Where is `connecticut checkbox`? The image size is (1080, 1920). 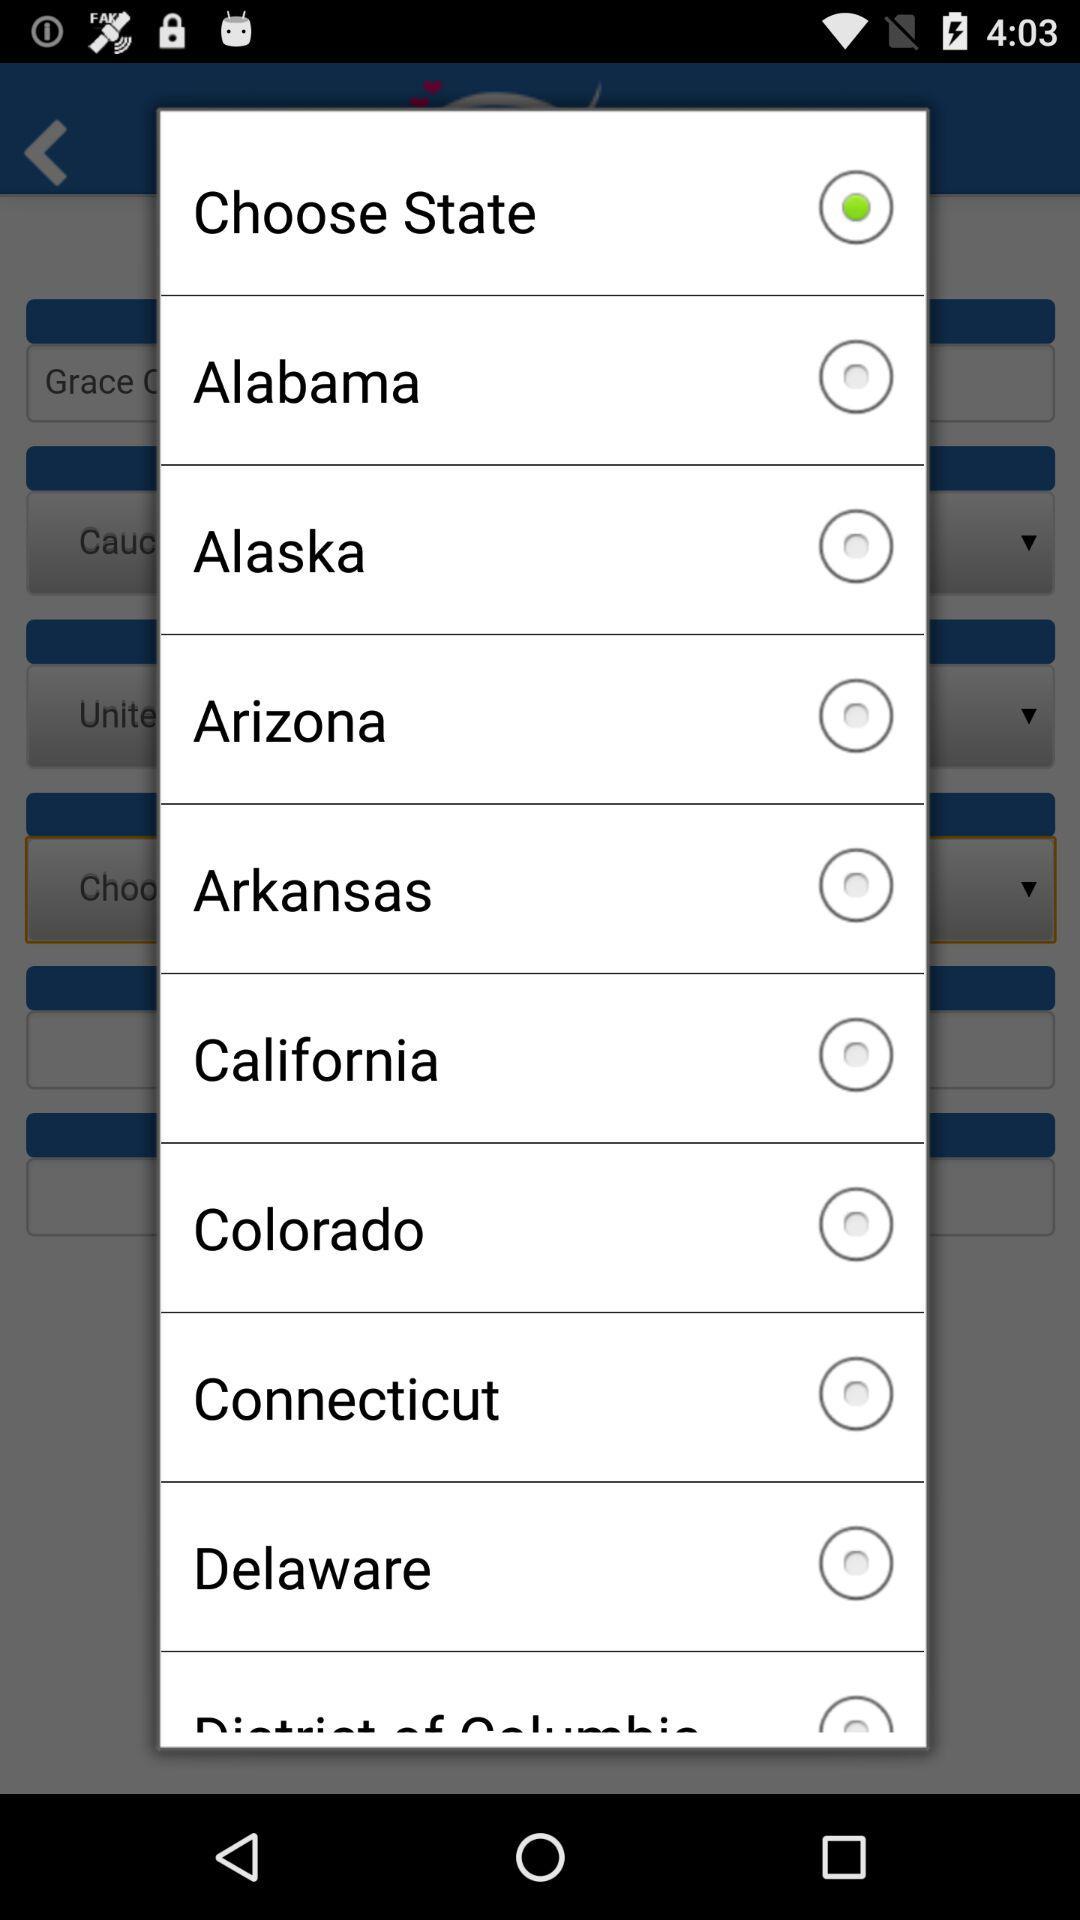
connecticut checkbox is located at coordinates (542, 1396).